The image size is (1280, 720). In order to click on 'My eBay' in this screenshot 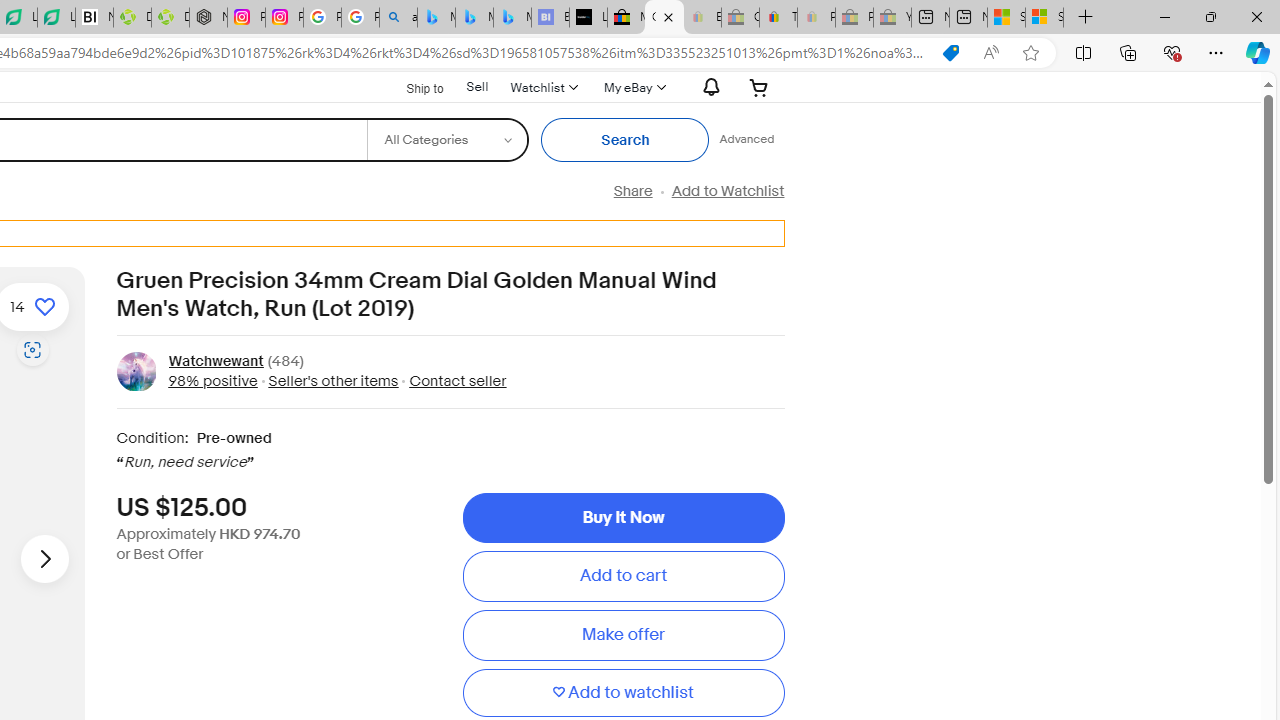, I will do `click(631, 86)`.